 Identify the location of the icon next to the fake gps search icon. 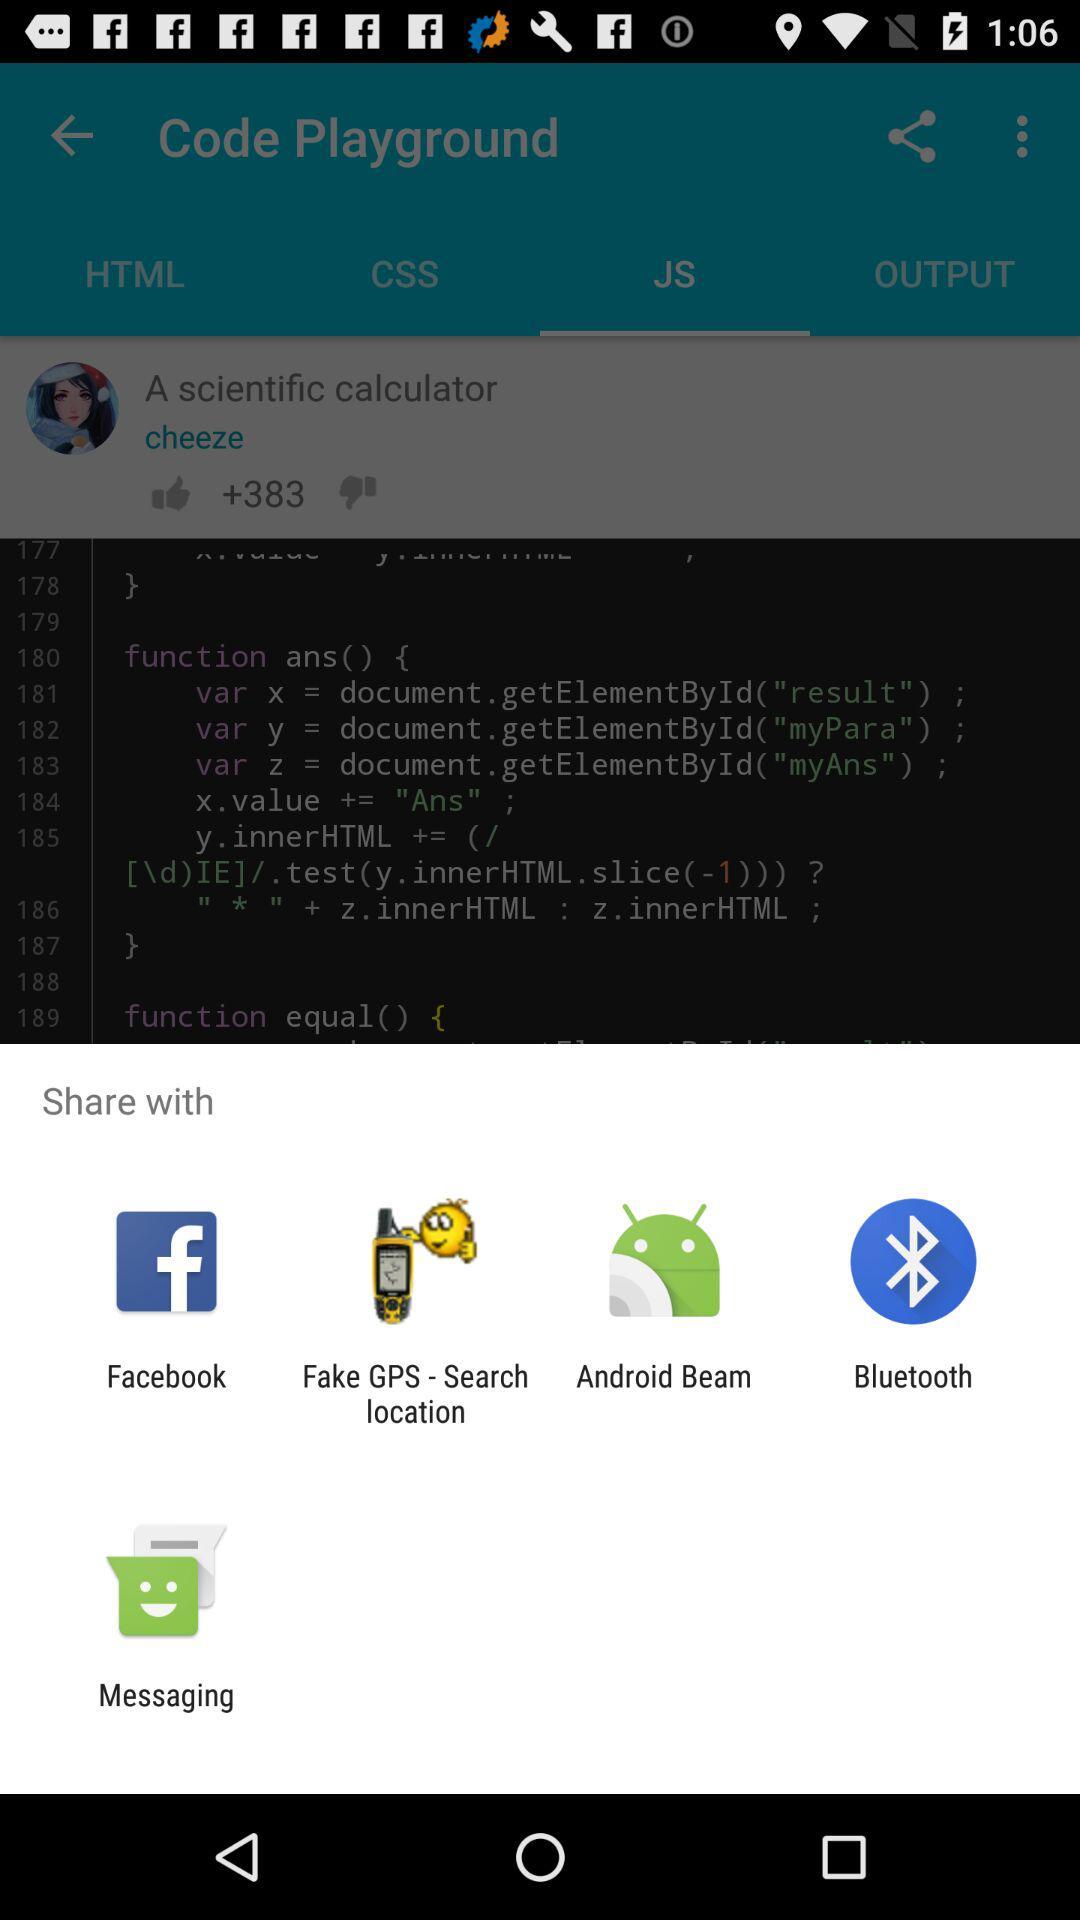
(165, 1392).